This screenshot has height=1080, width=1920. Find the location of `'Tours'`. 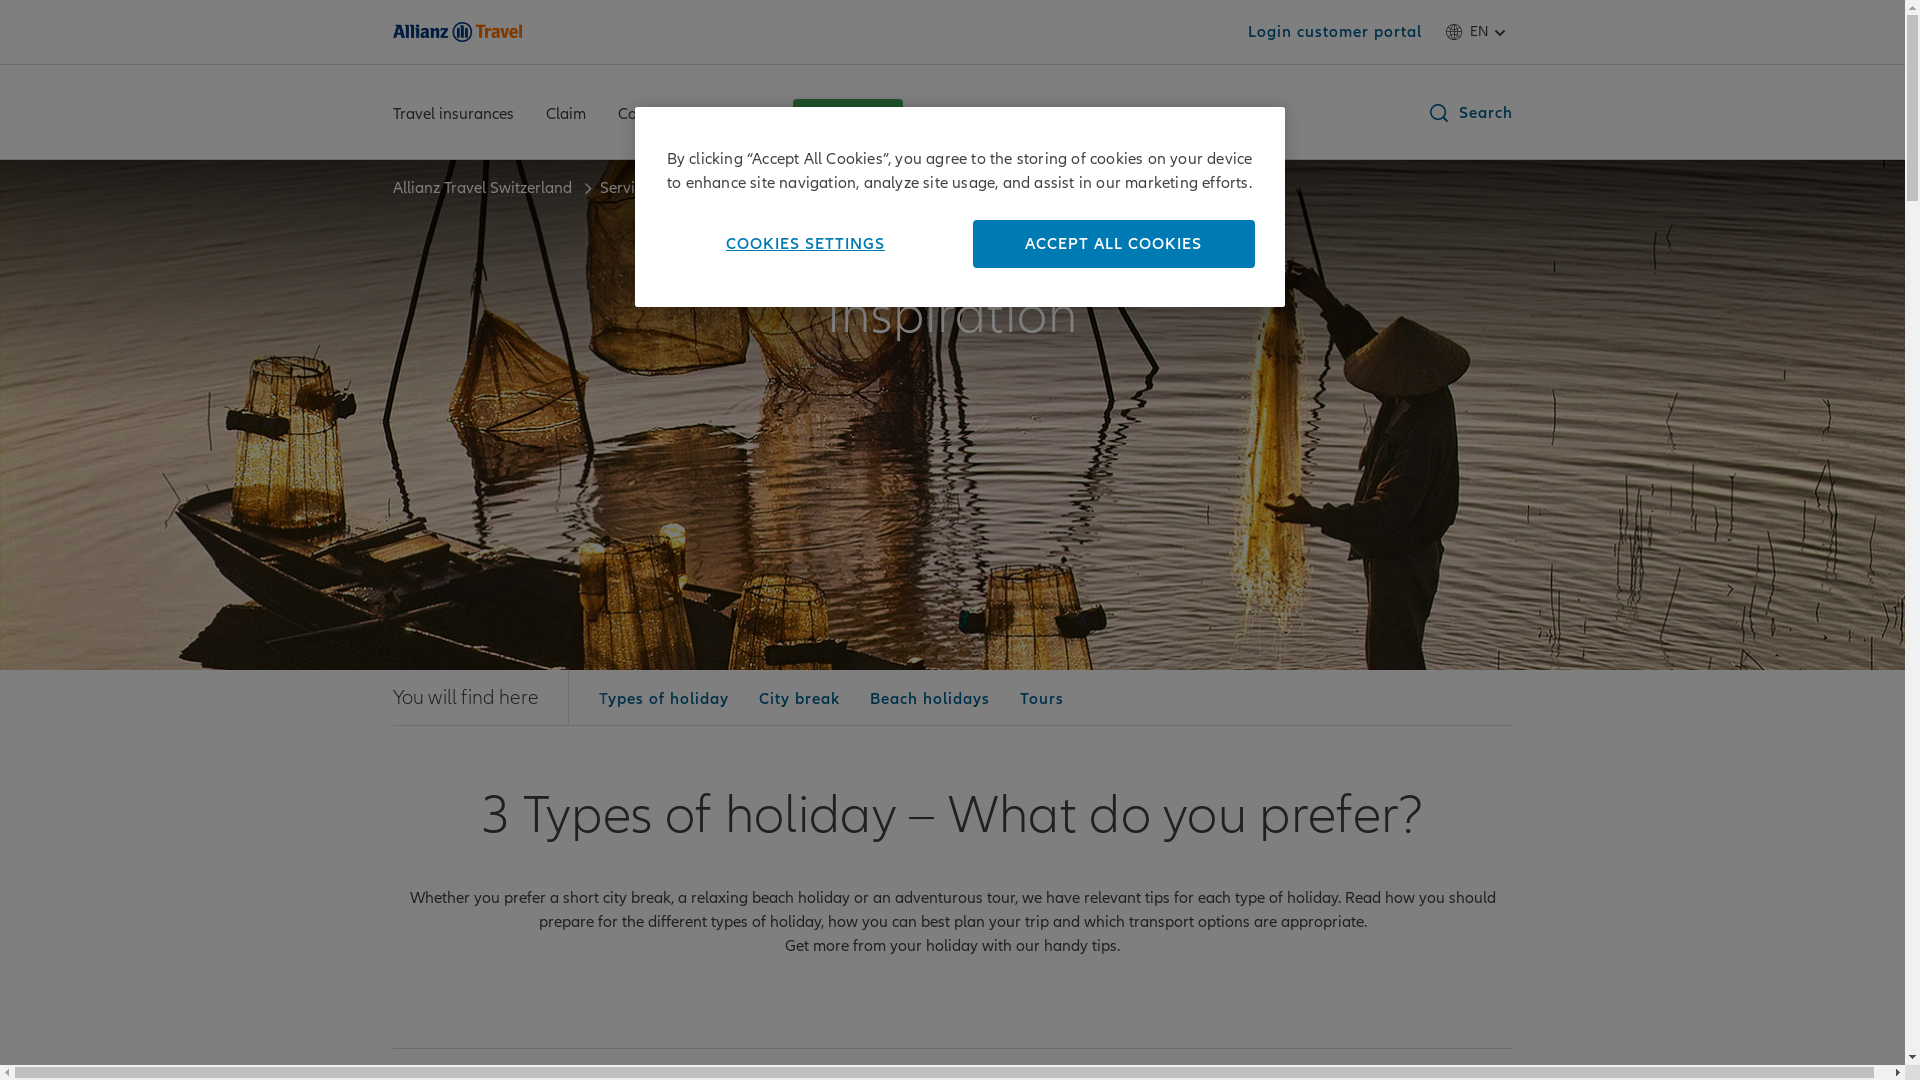

'Tours' is located at coordinates (1040, 697).